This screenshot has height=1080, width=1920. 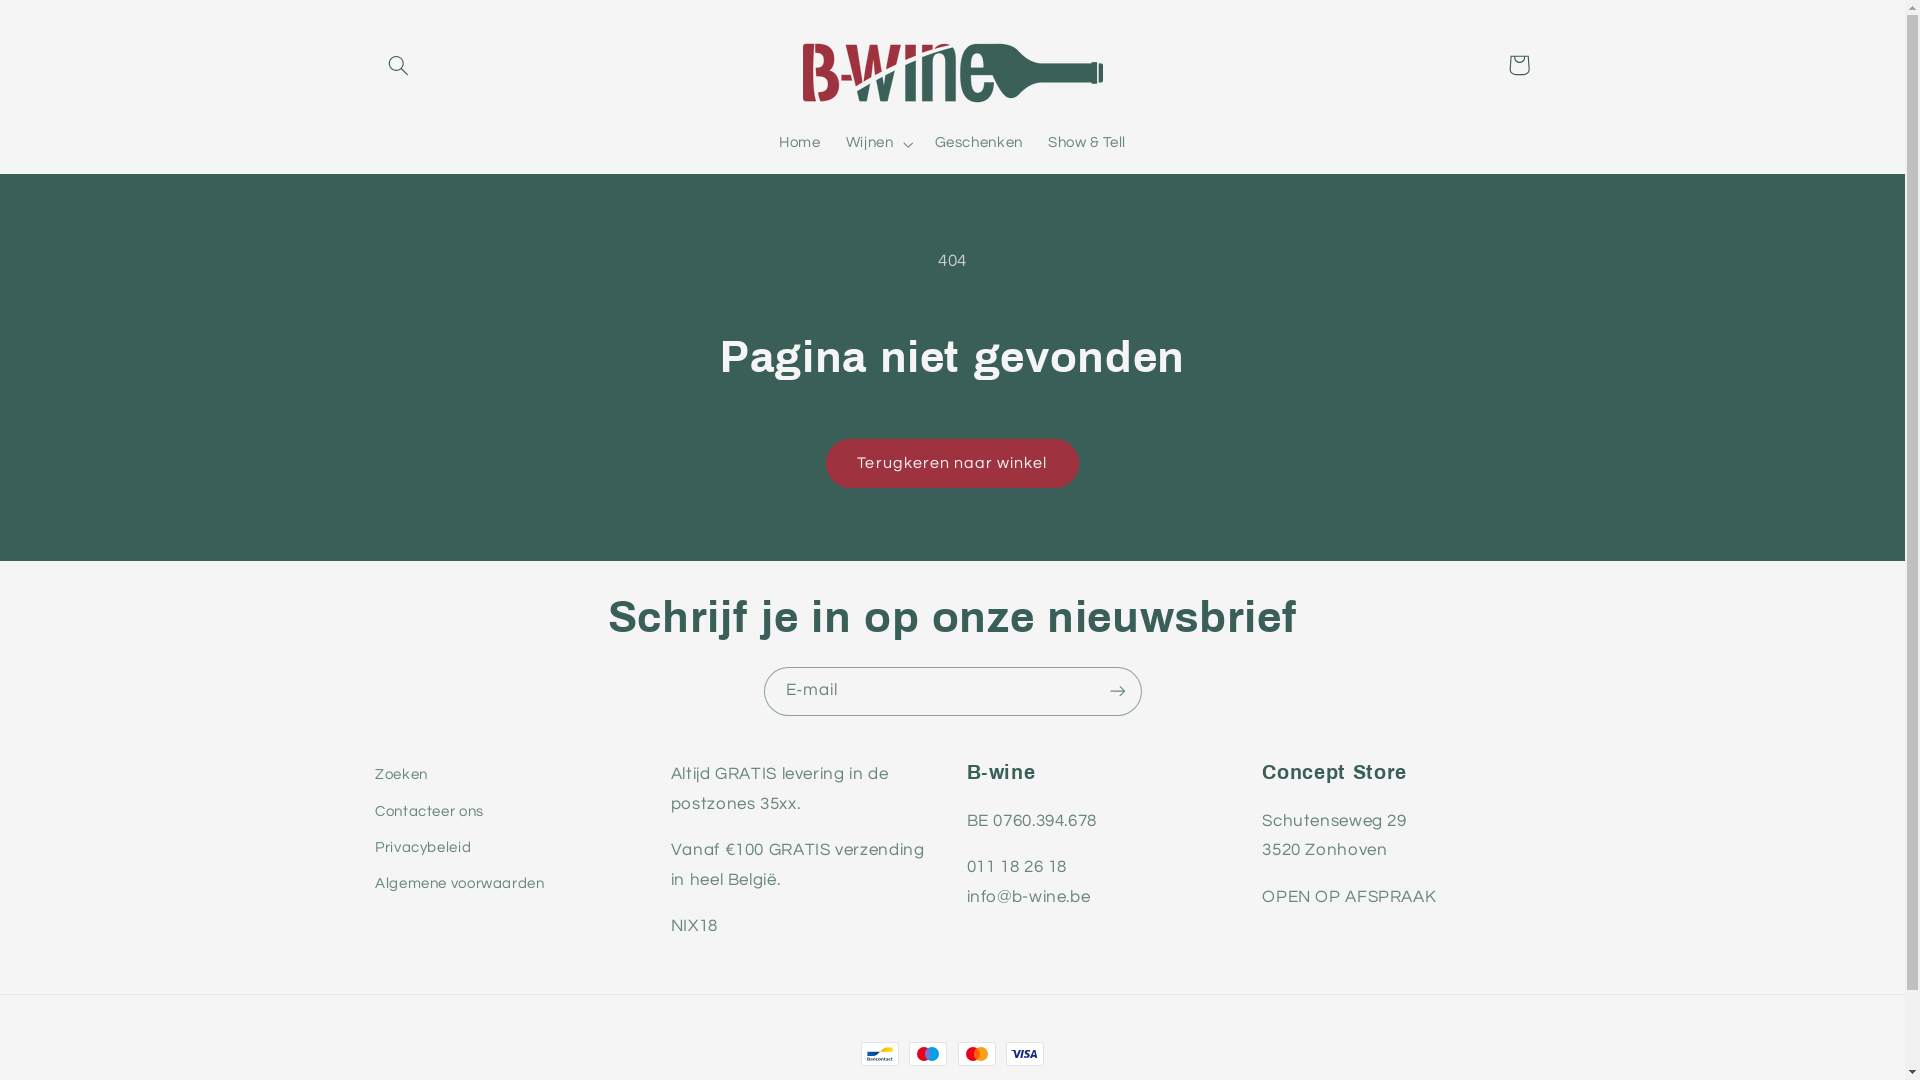 What do you see at coordinates (421, 848) in the screenshot?
I see `'Privacybeleid'` at bounding box center [421, 848].